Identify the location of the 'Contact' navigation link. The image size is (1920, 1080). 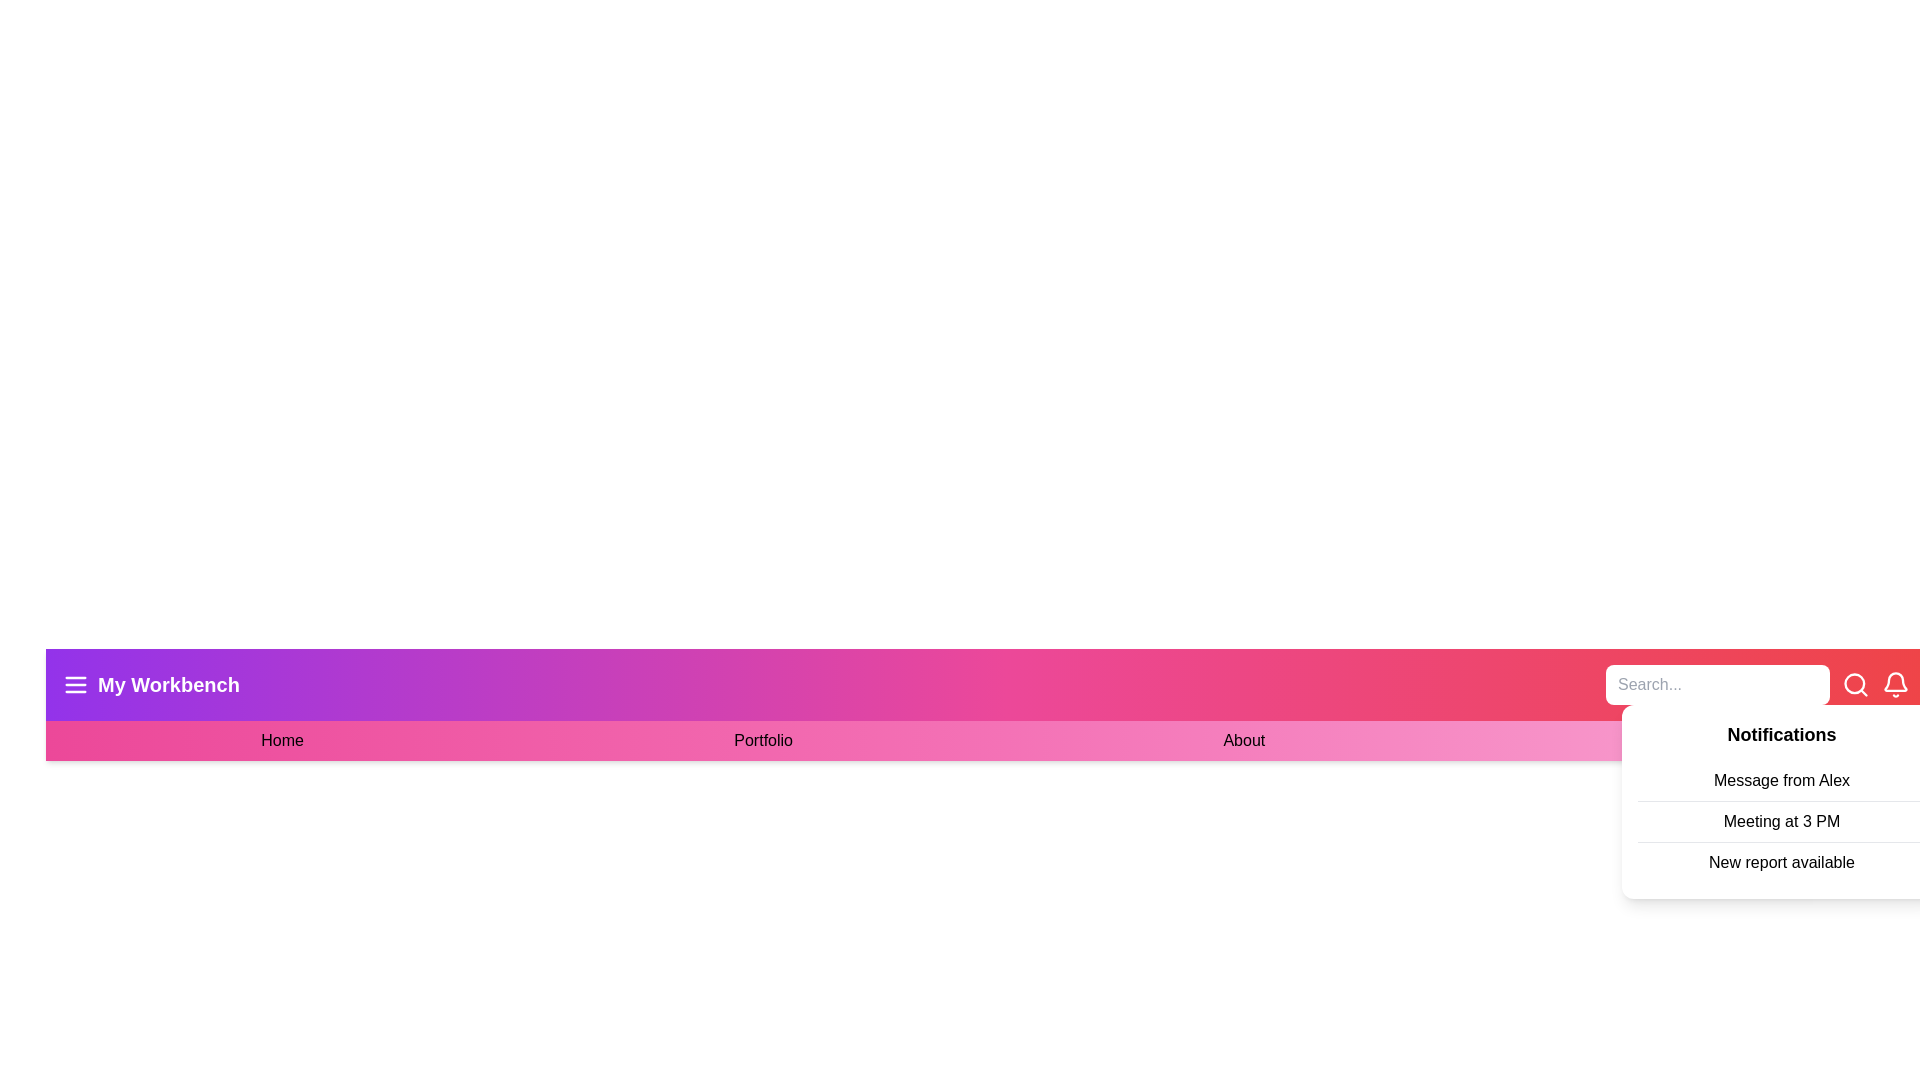
(1722, 740).